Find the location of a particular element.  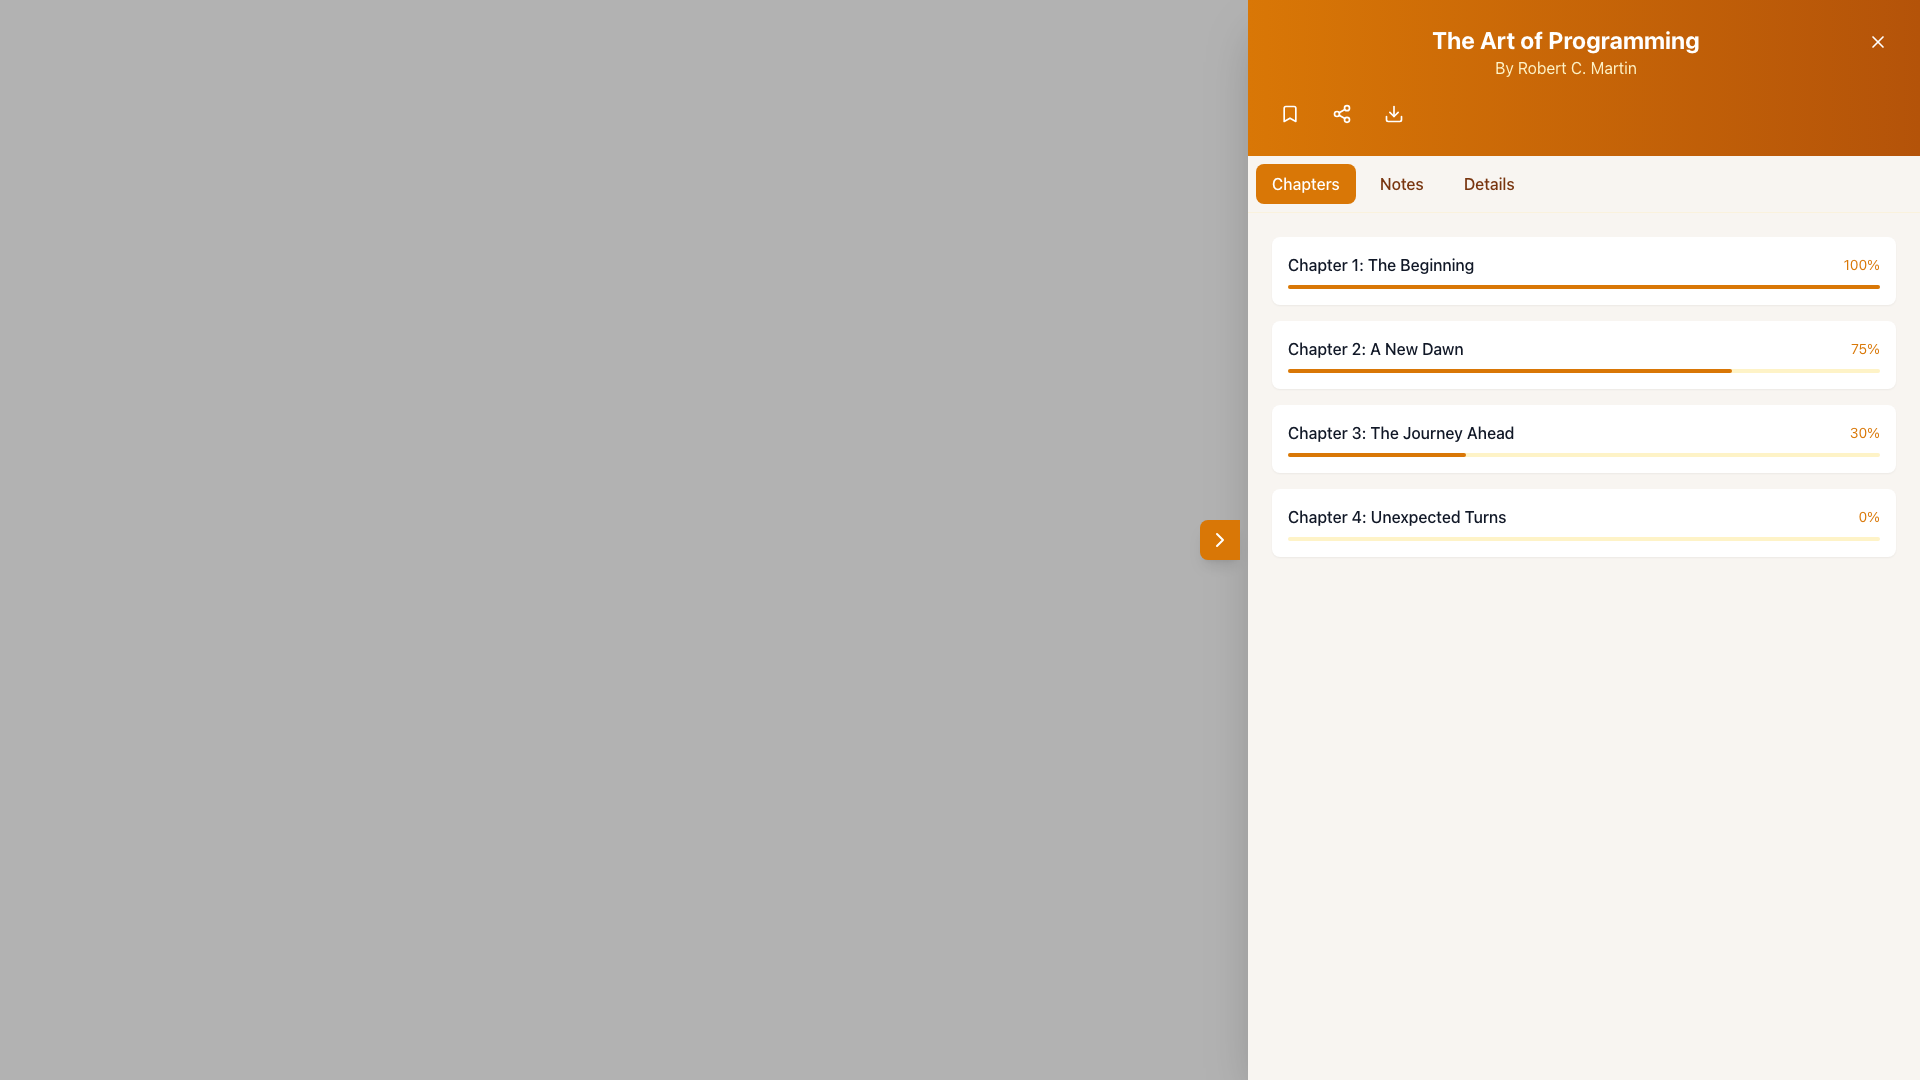

the Header bar titled 'The Art of Programming' which features a subtitle 'By Robert C. Martin' at the top of the right panel is located at coordinates (1583, 50).